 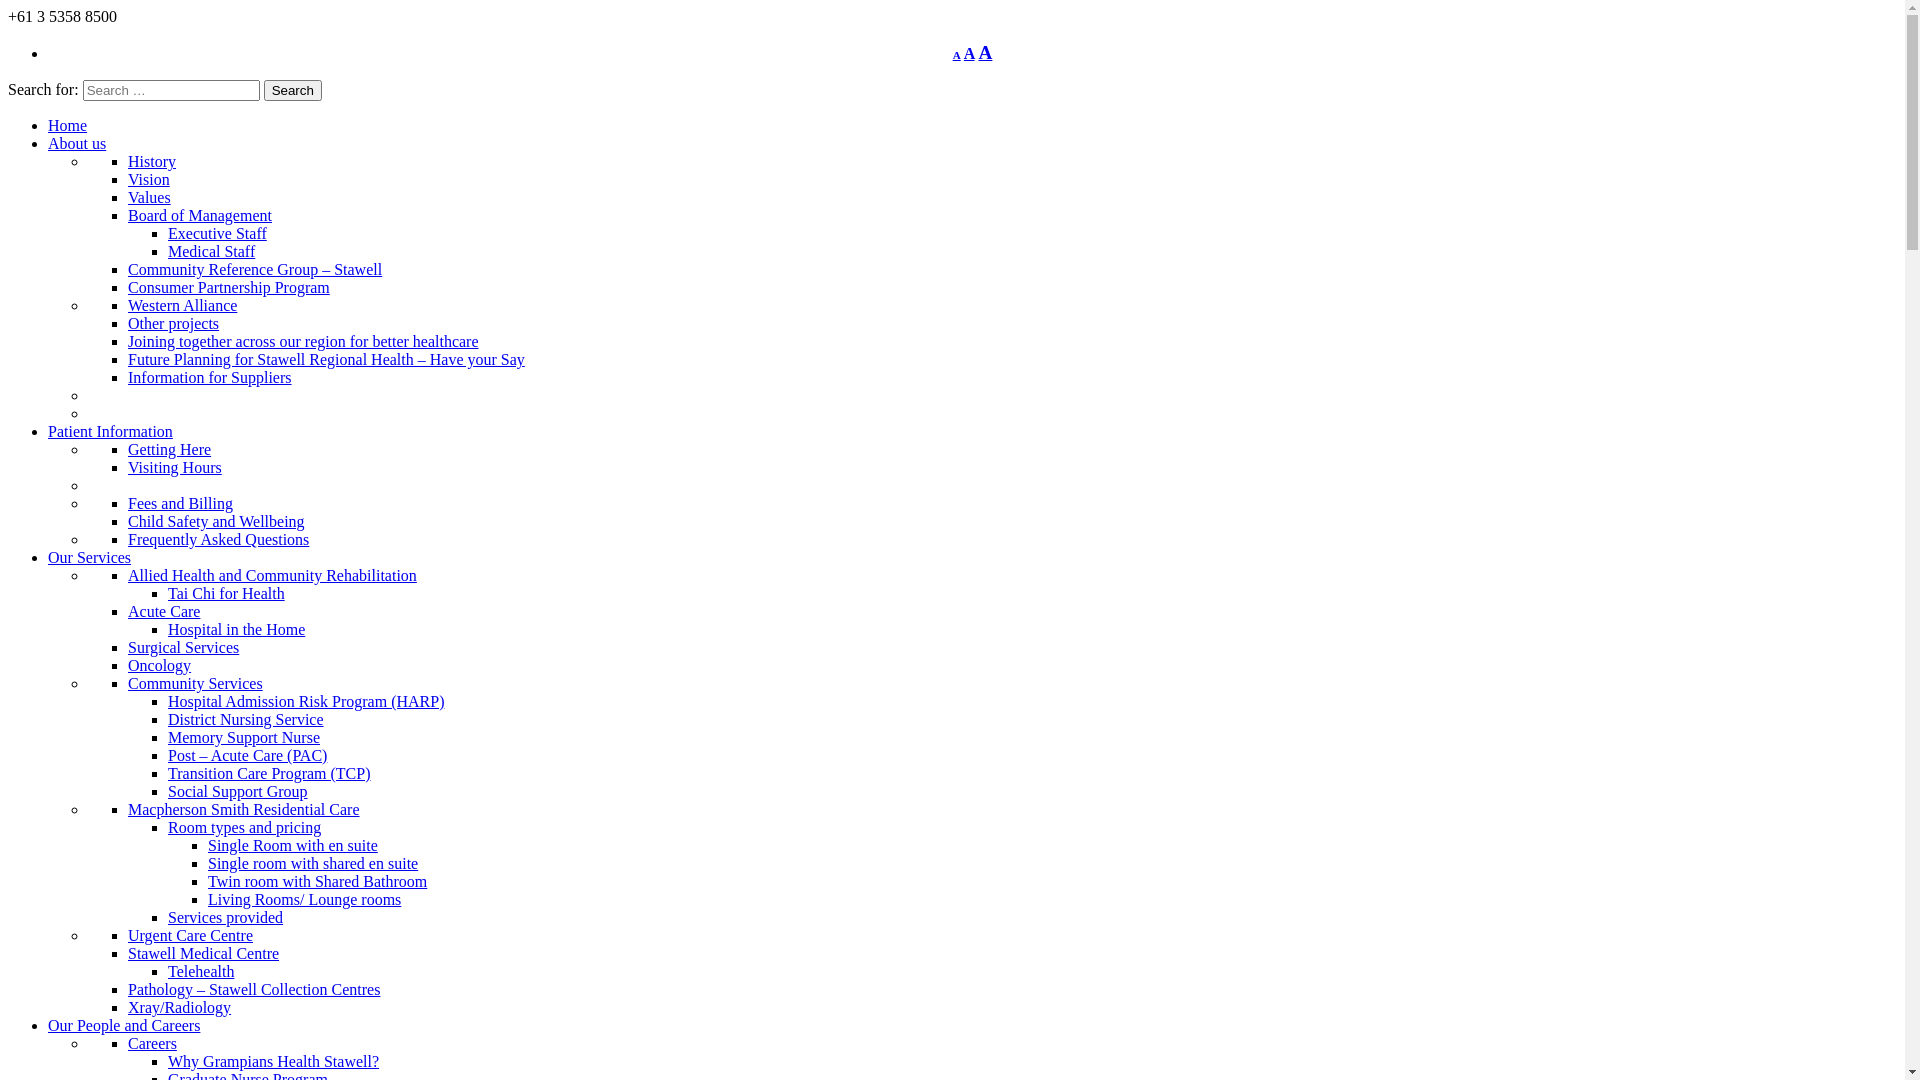 I want to click on 'Tai Chi for Health', so click(x=226, y=592).